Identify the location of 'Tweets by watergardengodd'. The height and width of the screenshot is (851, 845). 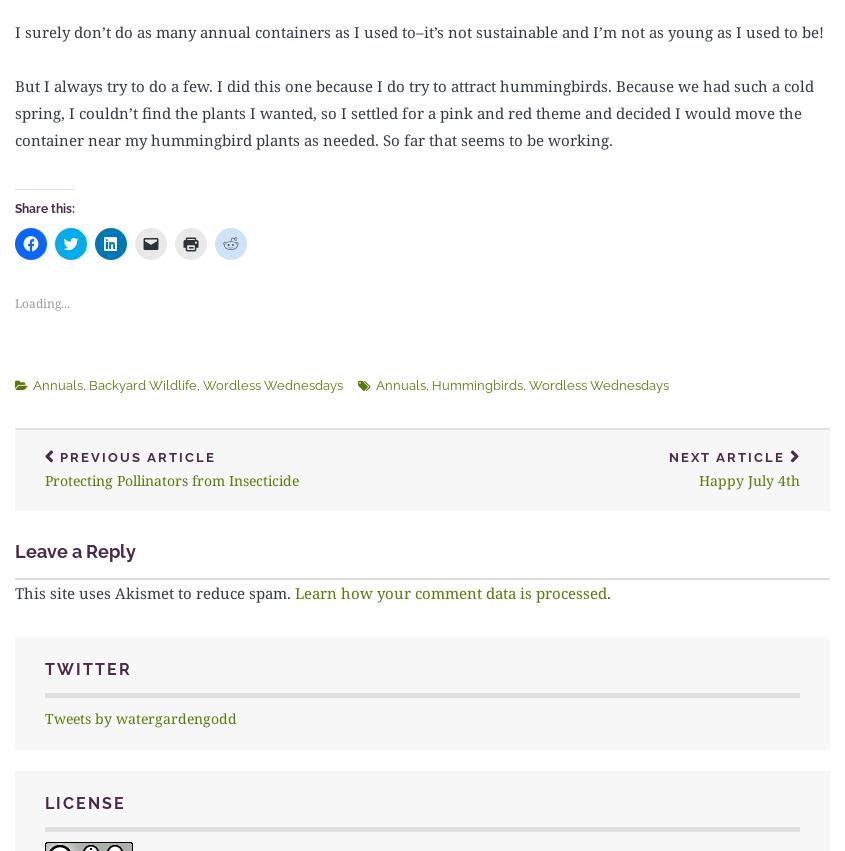
(141, 716).